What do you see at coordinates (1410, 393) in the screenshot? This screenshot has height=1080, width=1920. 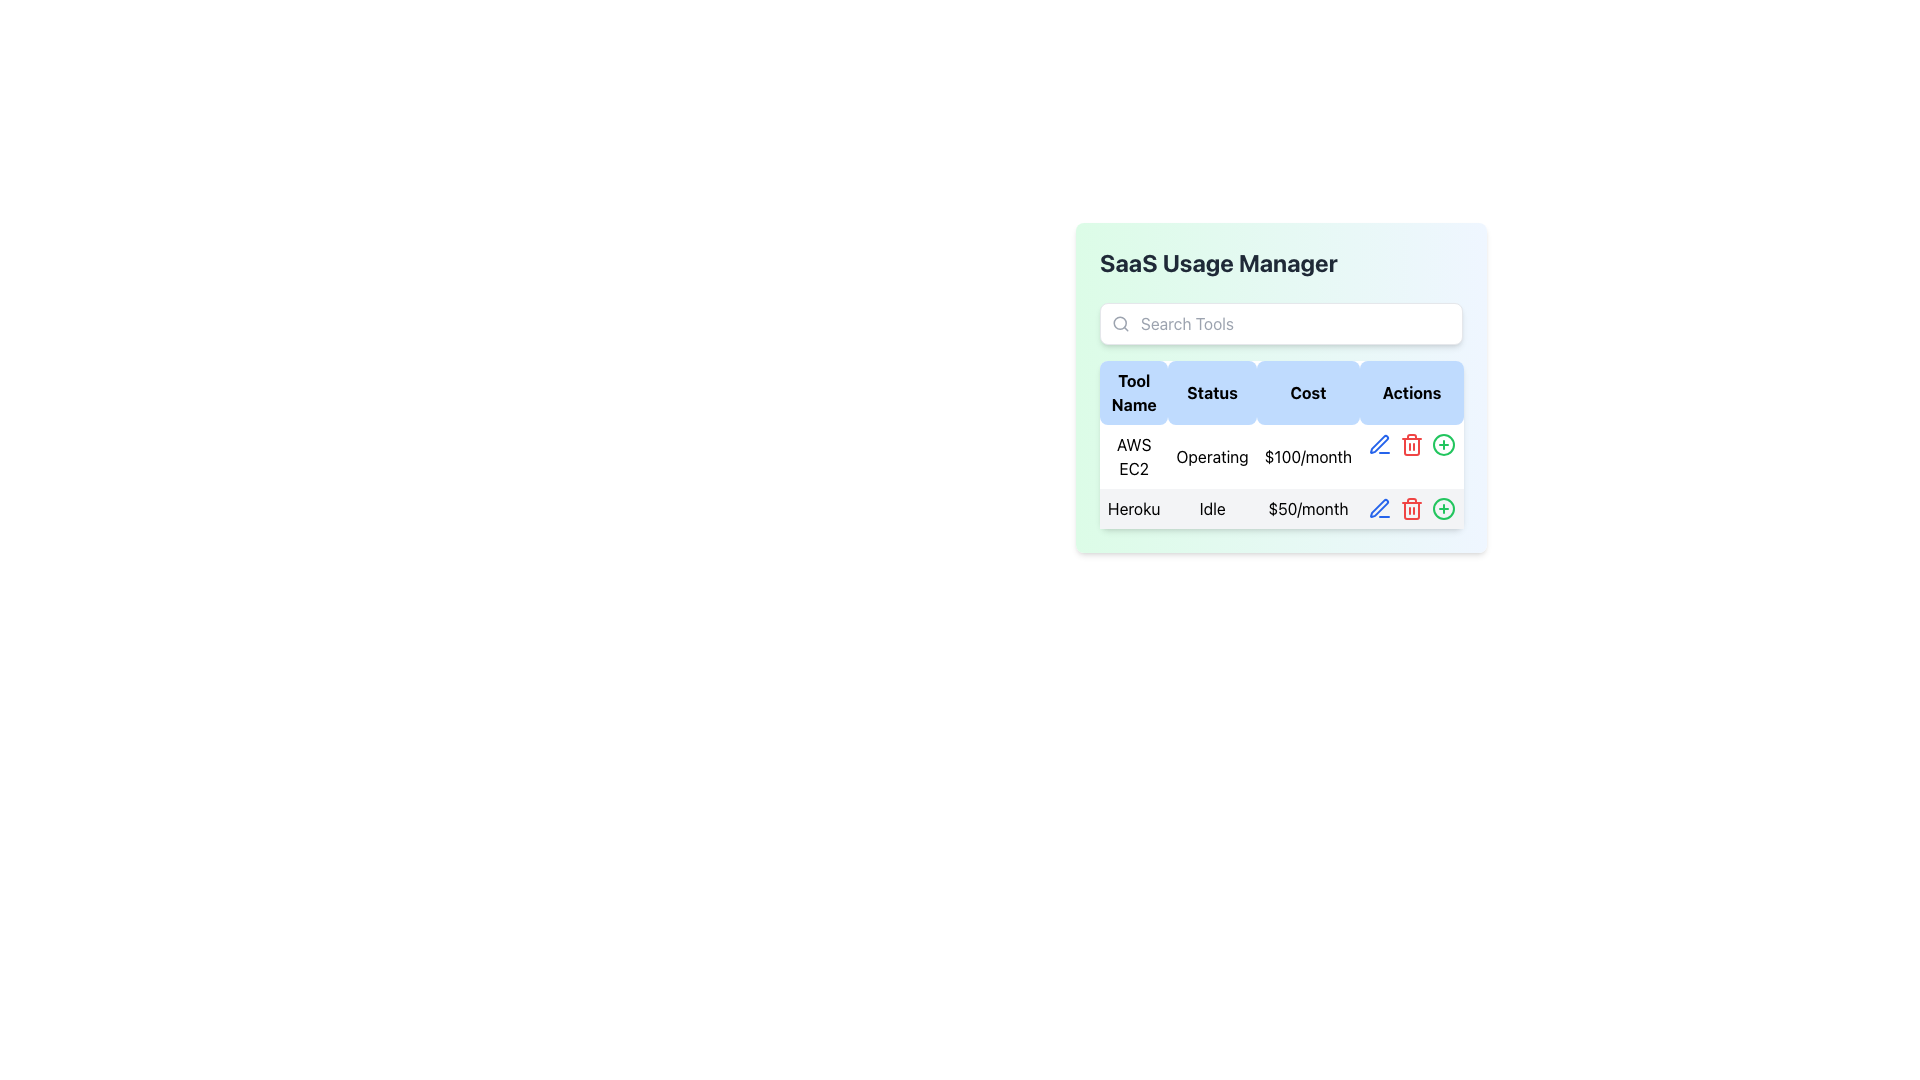 I see `the label with a blue background and bold black text 'Actions' located at the top-right of the table header, which is the fourth element from the left` at bounding box center [1410, 393].